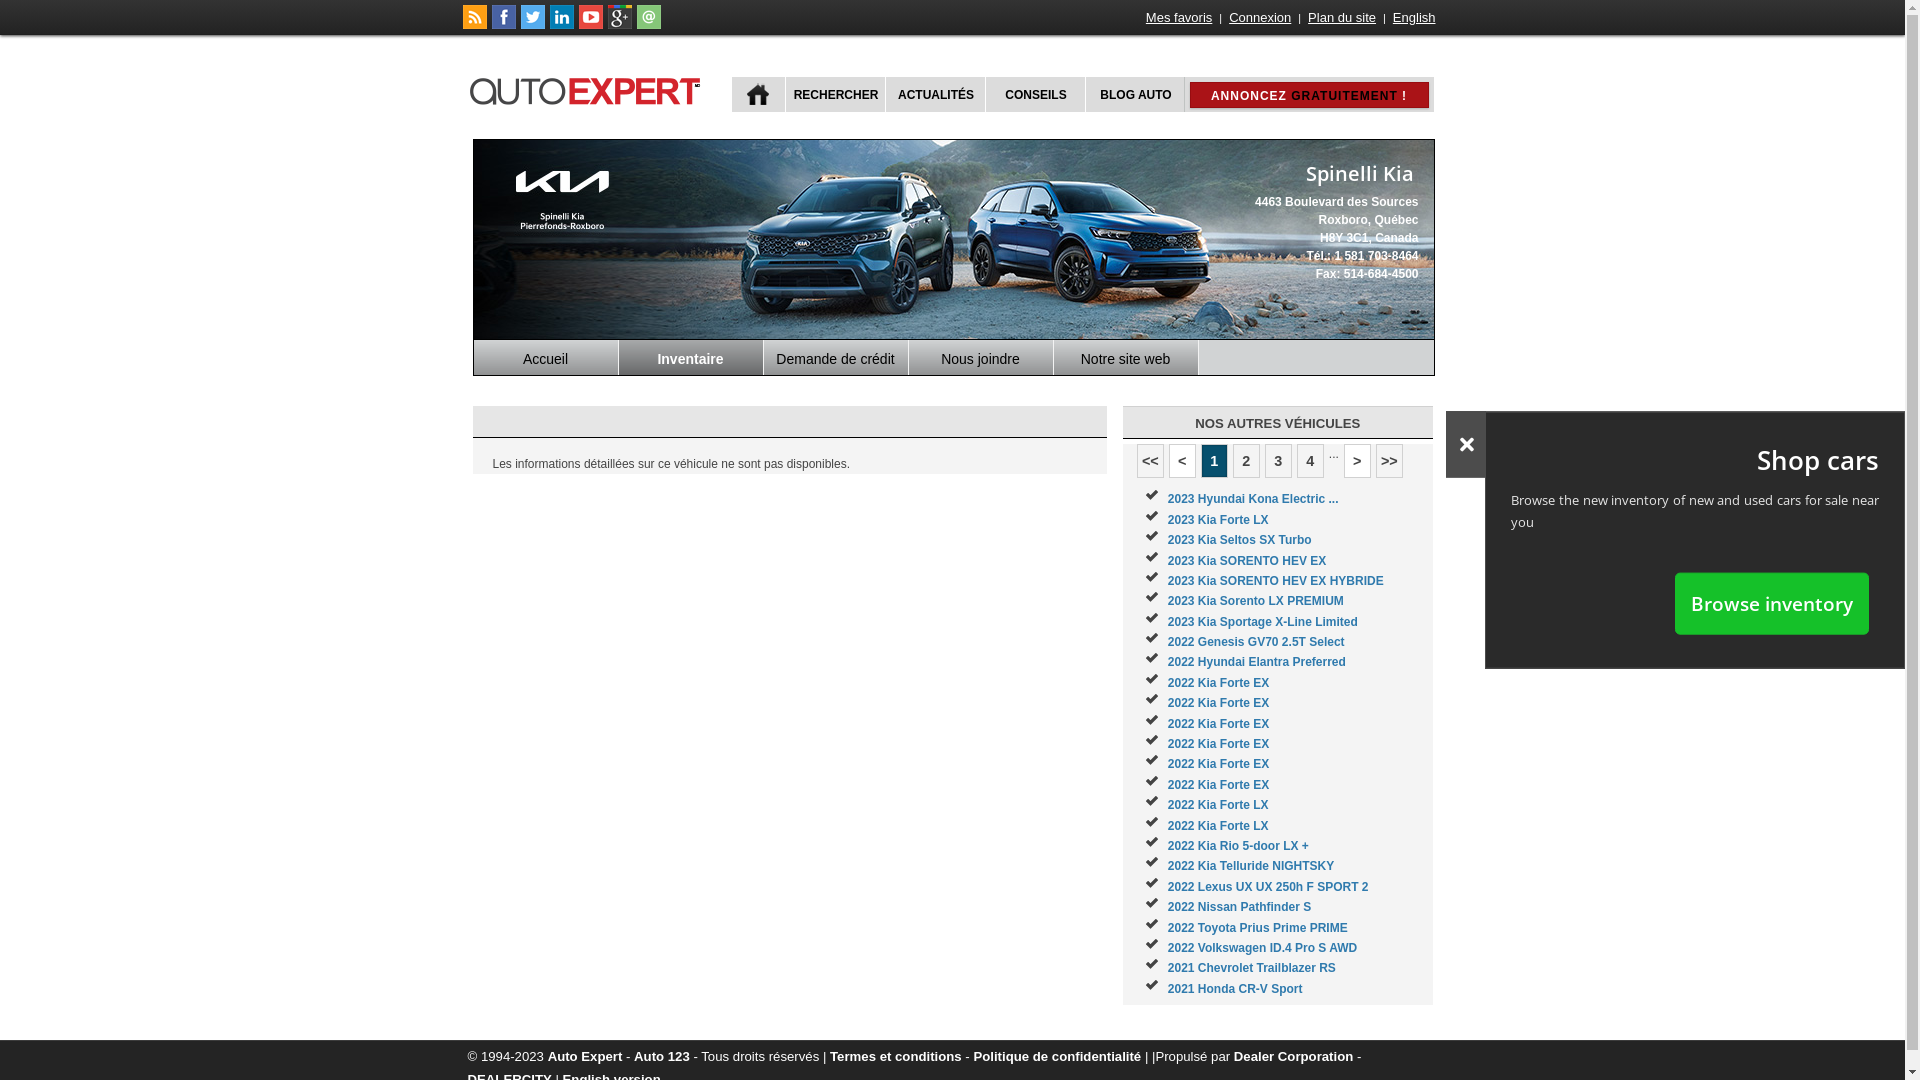 This screenshot has width=1920, height=1080. I want to click on 'BLOG AUTO', so click(1133, 94).